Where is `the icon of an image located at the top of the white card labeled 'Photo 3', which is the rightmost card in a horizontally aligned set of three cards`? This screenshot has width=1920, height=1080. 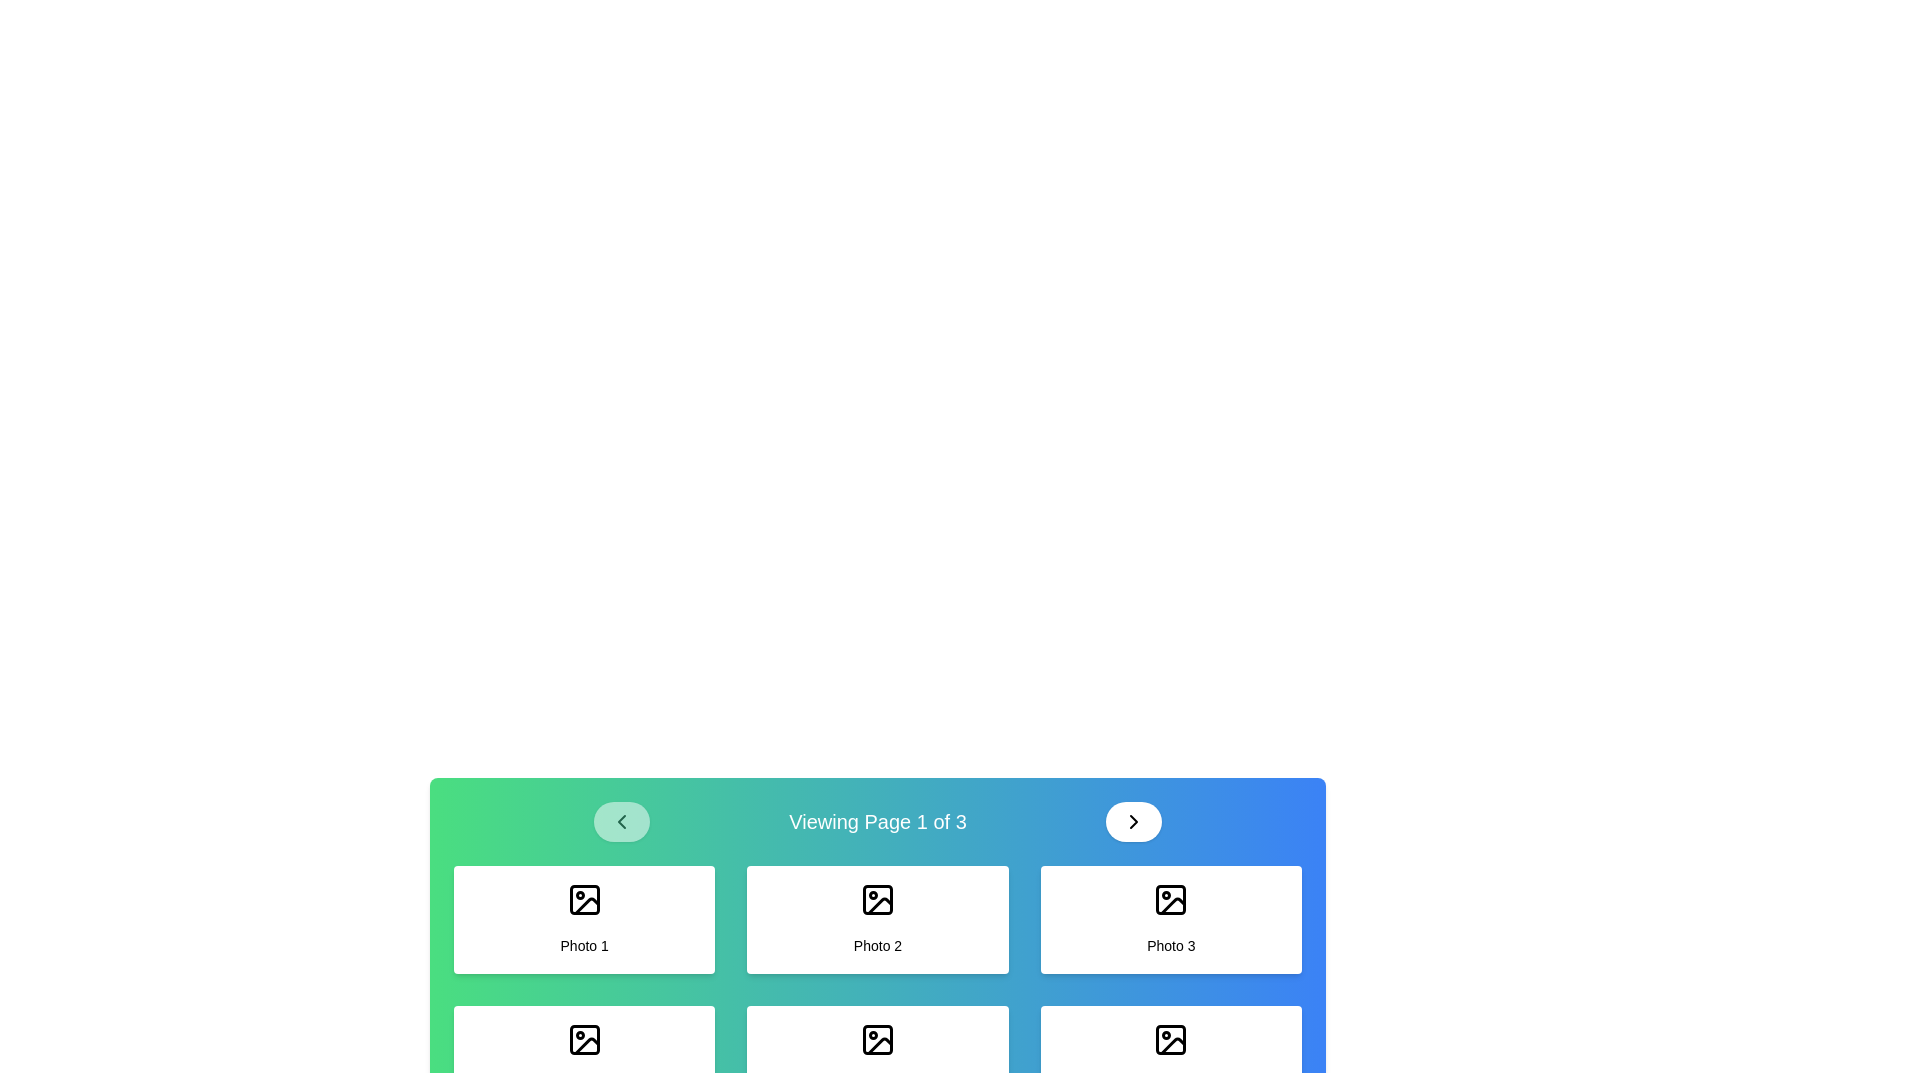
the icon of an image located at the top of the white card labeled 'Photo 3', which is the rightmost card in a horizontally aligned set of three cards is located at coordinates (1171, 898).